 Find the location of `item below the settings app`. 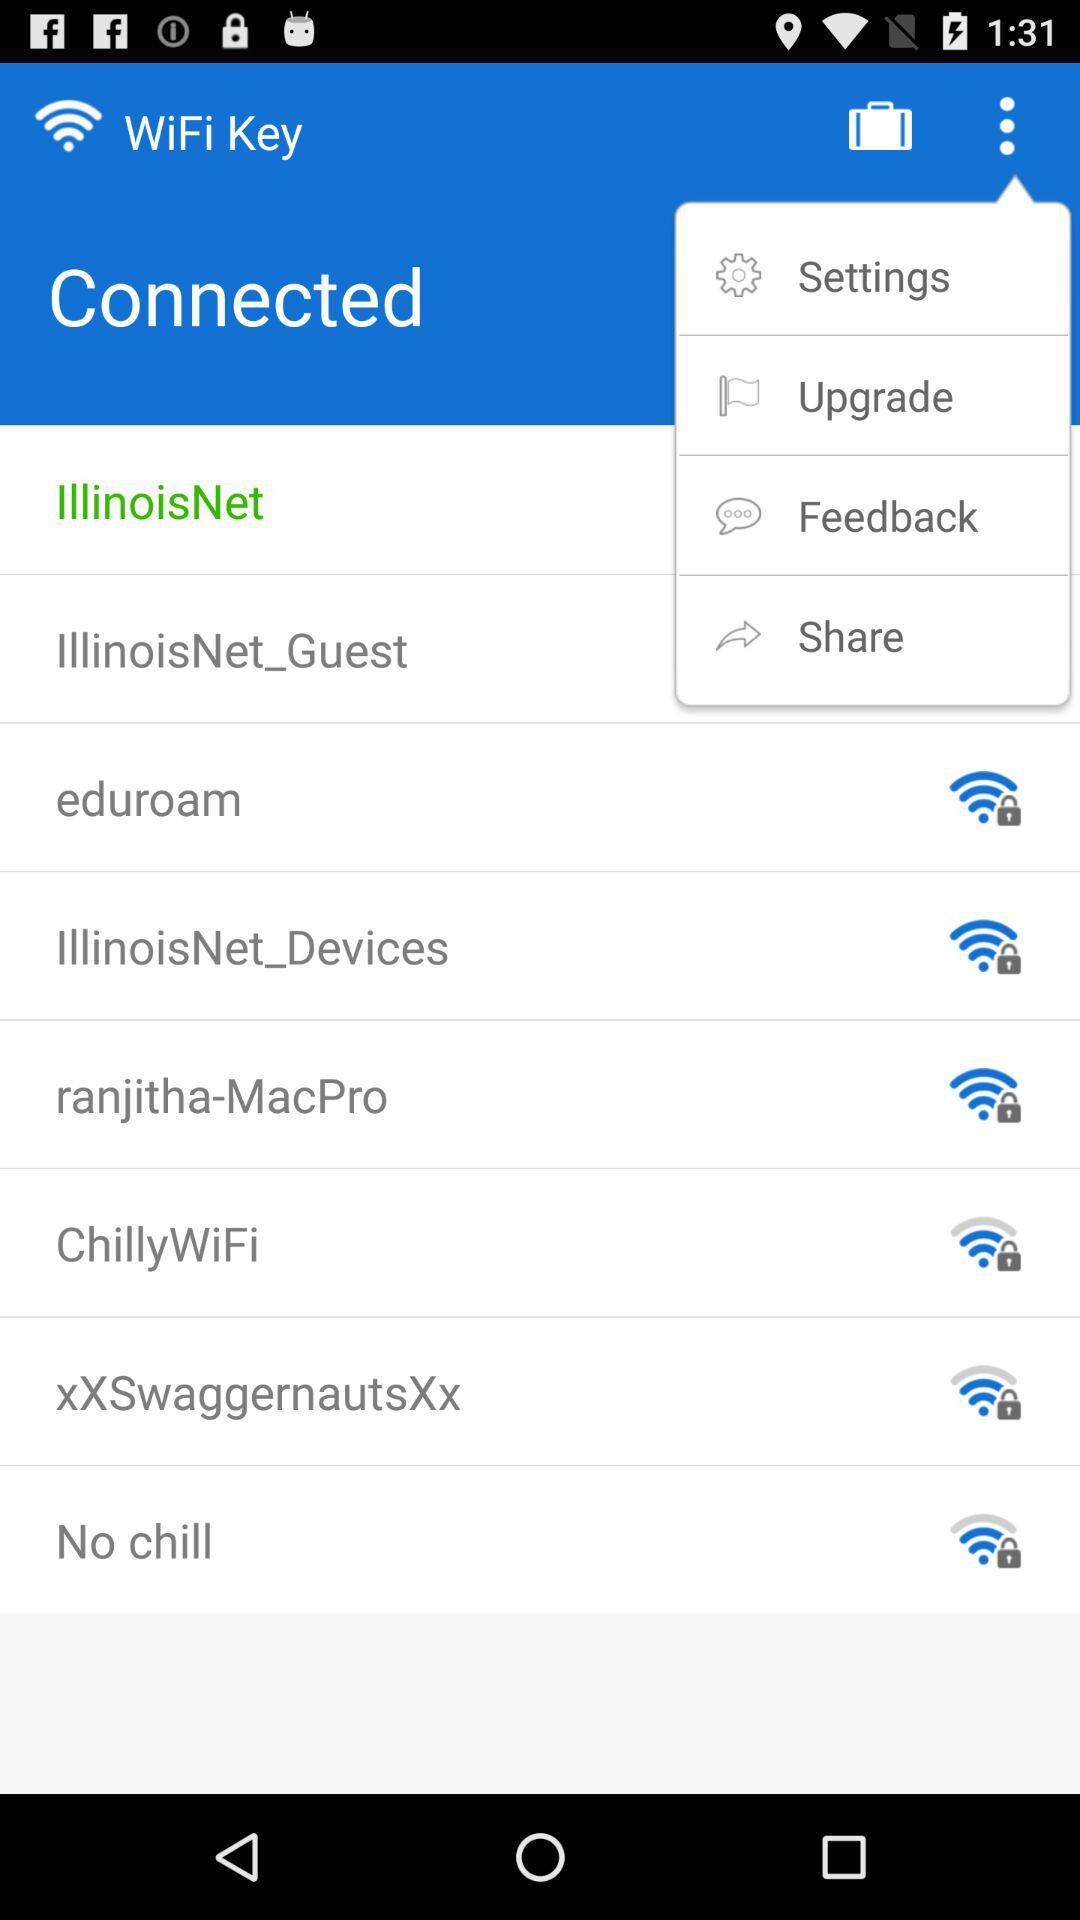

item below the settings app is located at coordinates (874, 395).